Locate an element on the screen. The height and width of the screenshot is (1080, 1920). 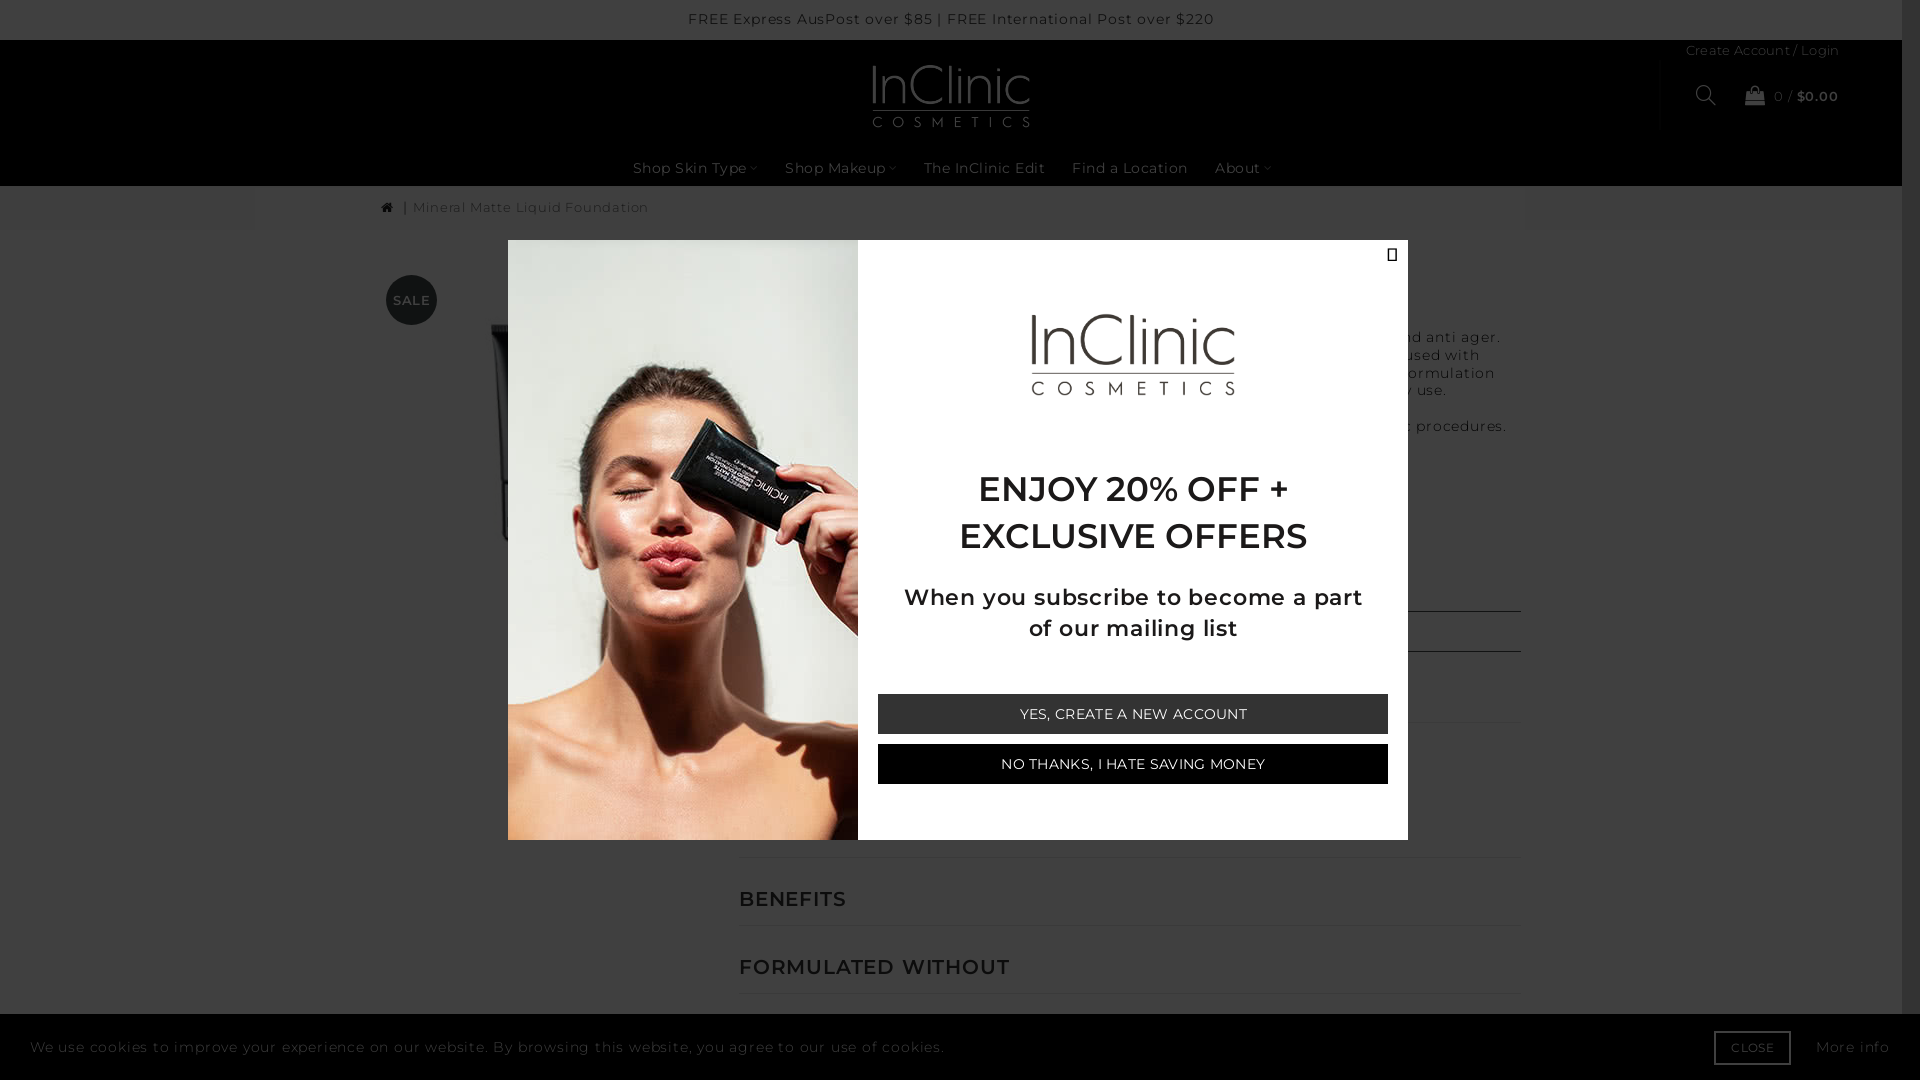
'0 / $0.00' is located at coordinates (1786, 95).